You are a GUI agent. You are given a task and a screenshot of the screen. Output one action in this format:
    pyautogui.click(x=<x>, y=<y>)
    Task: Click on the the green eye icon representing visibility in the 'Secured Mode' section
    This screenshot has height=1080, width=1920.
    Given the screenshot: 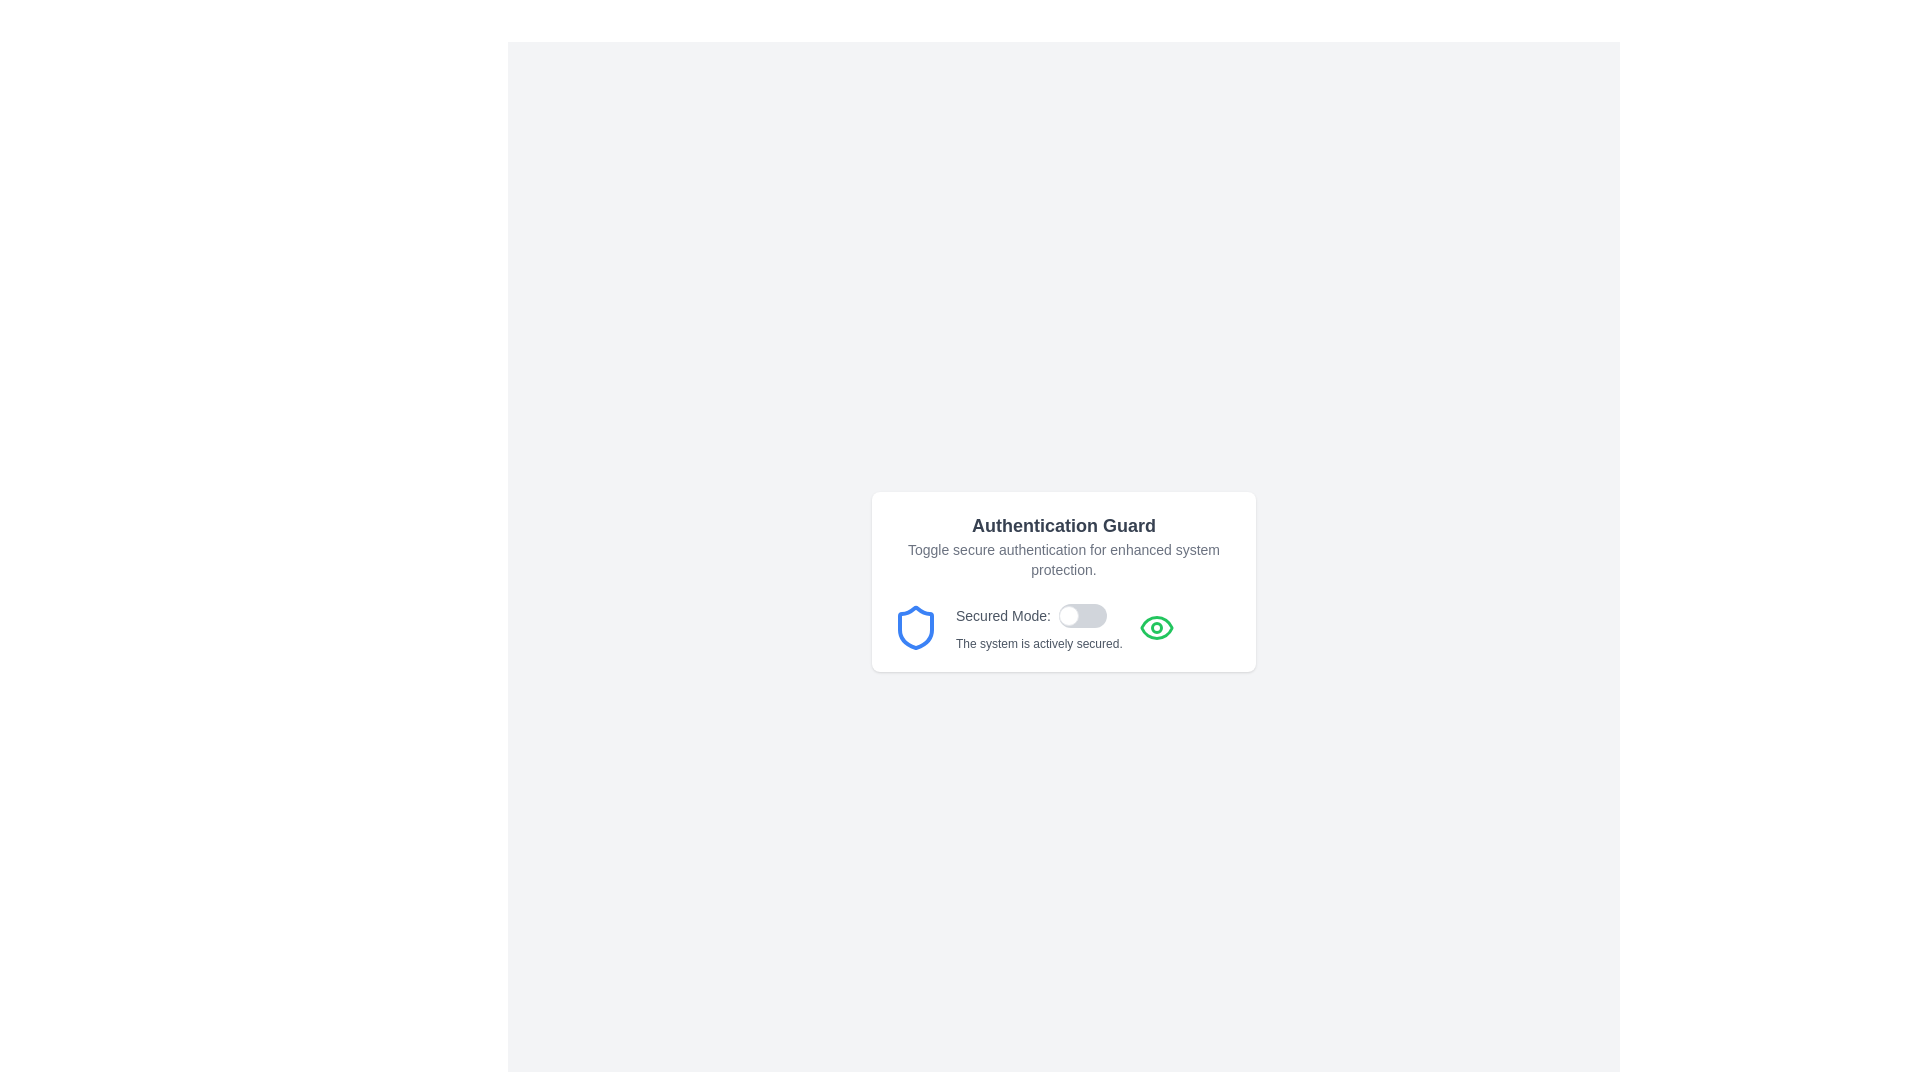 What is the action you would take?
    pyautogui.click(x=1156, y=627)
    